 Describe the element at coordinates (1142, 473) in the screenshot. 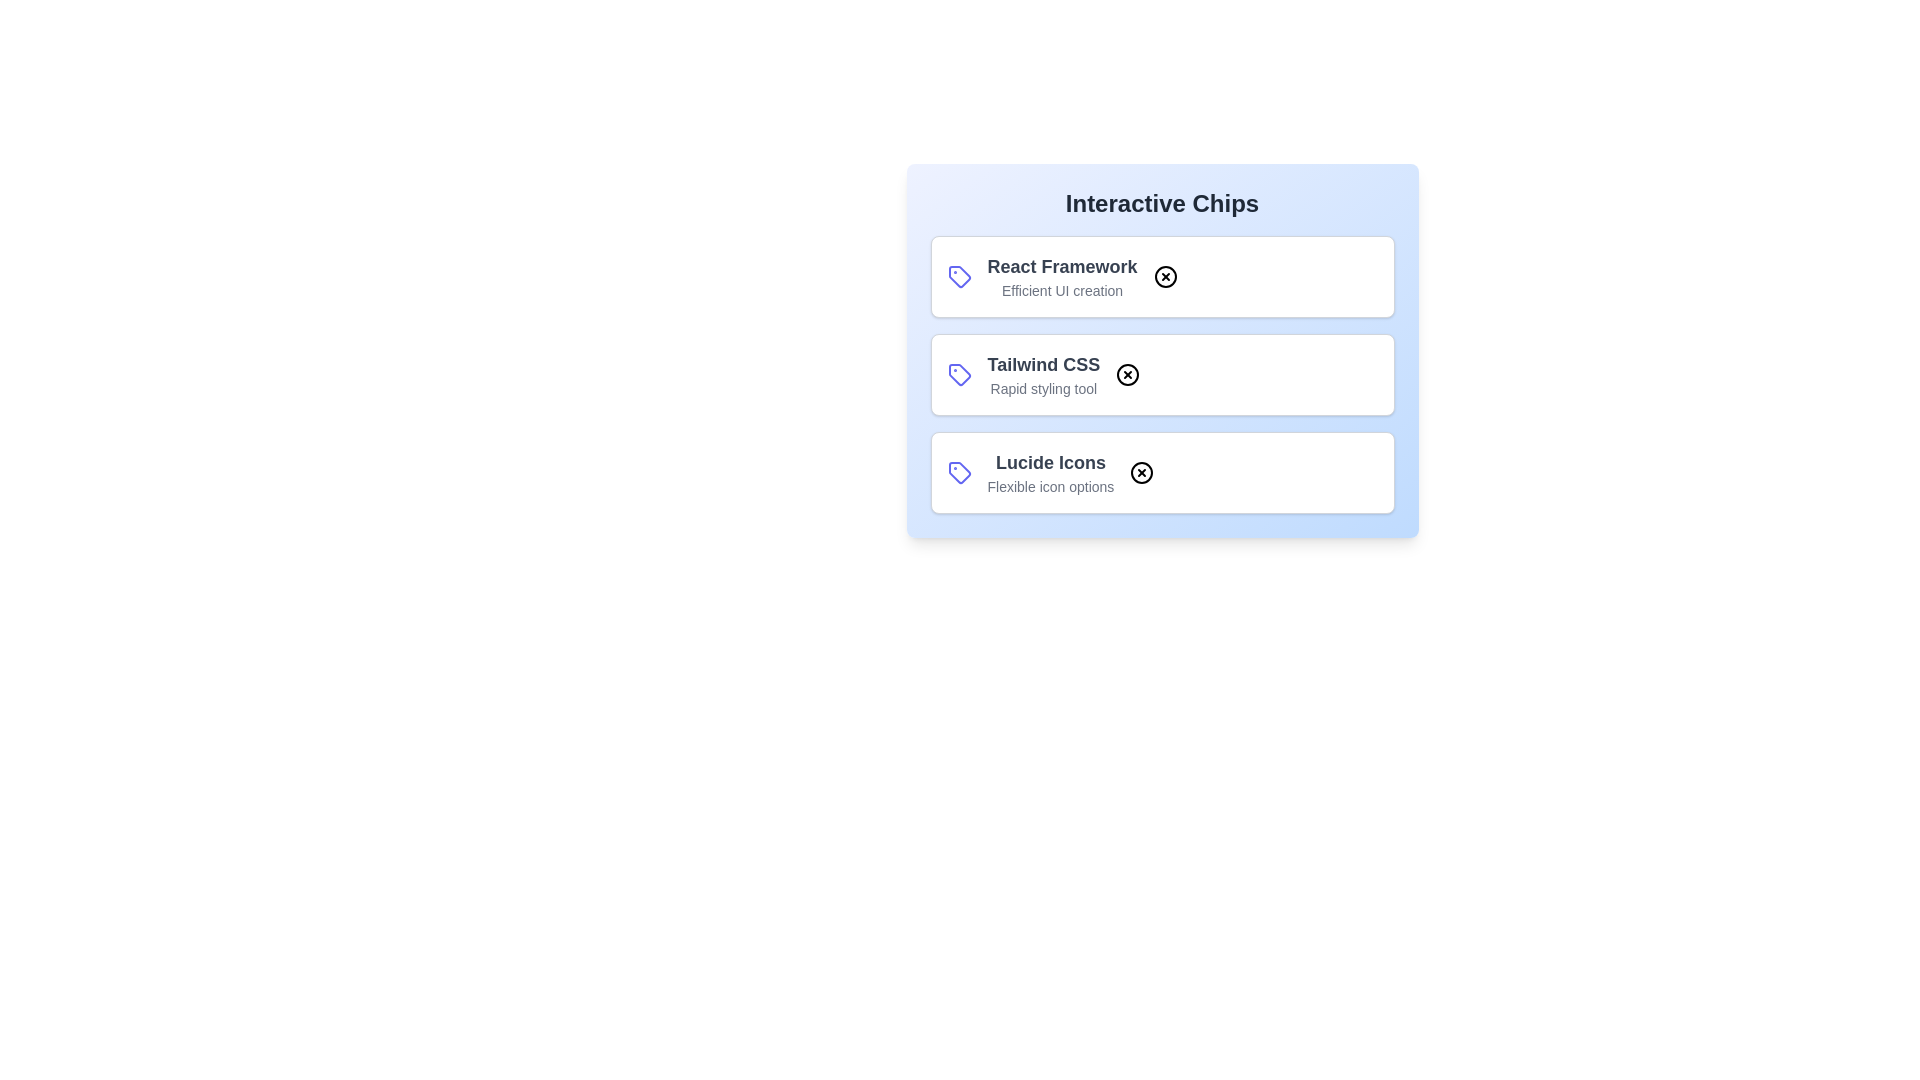

I see `close button on the chip labeled Lucide Icons` at that location.